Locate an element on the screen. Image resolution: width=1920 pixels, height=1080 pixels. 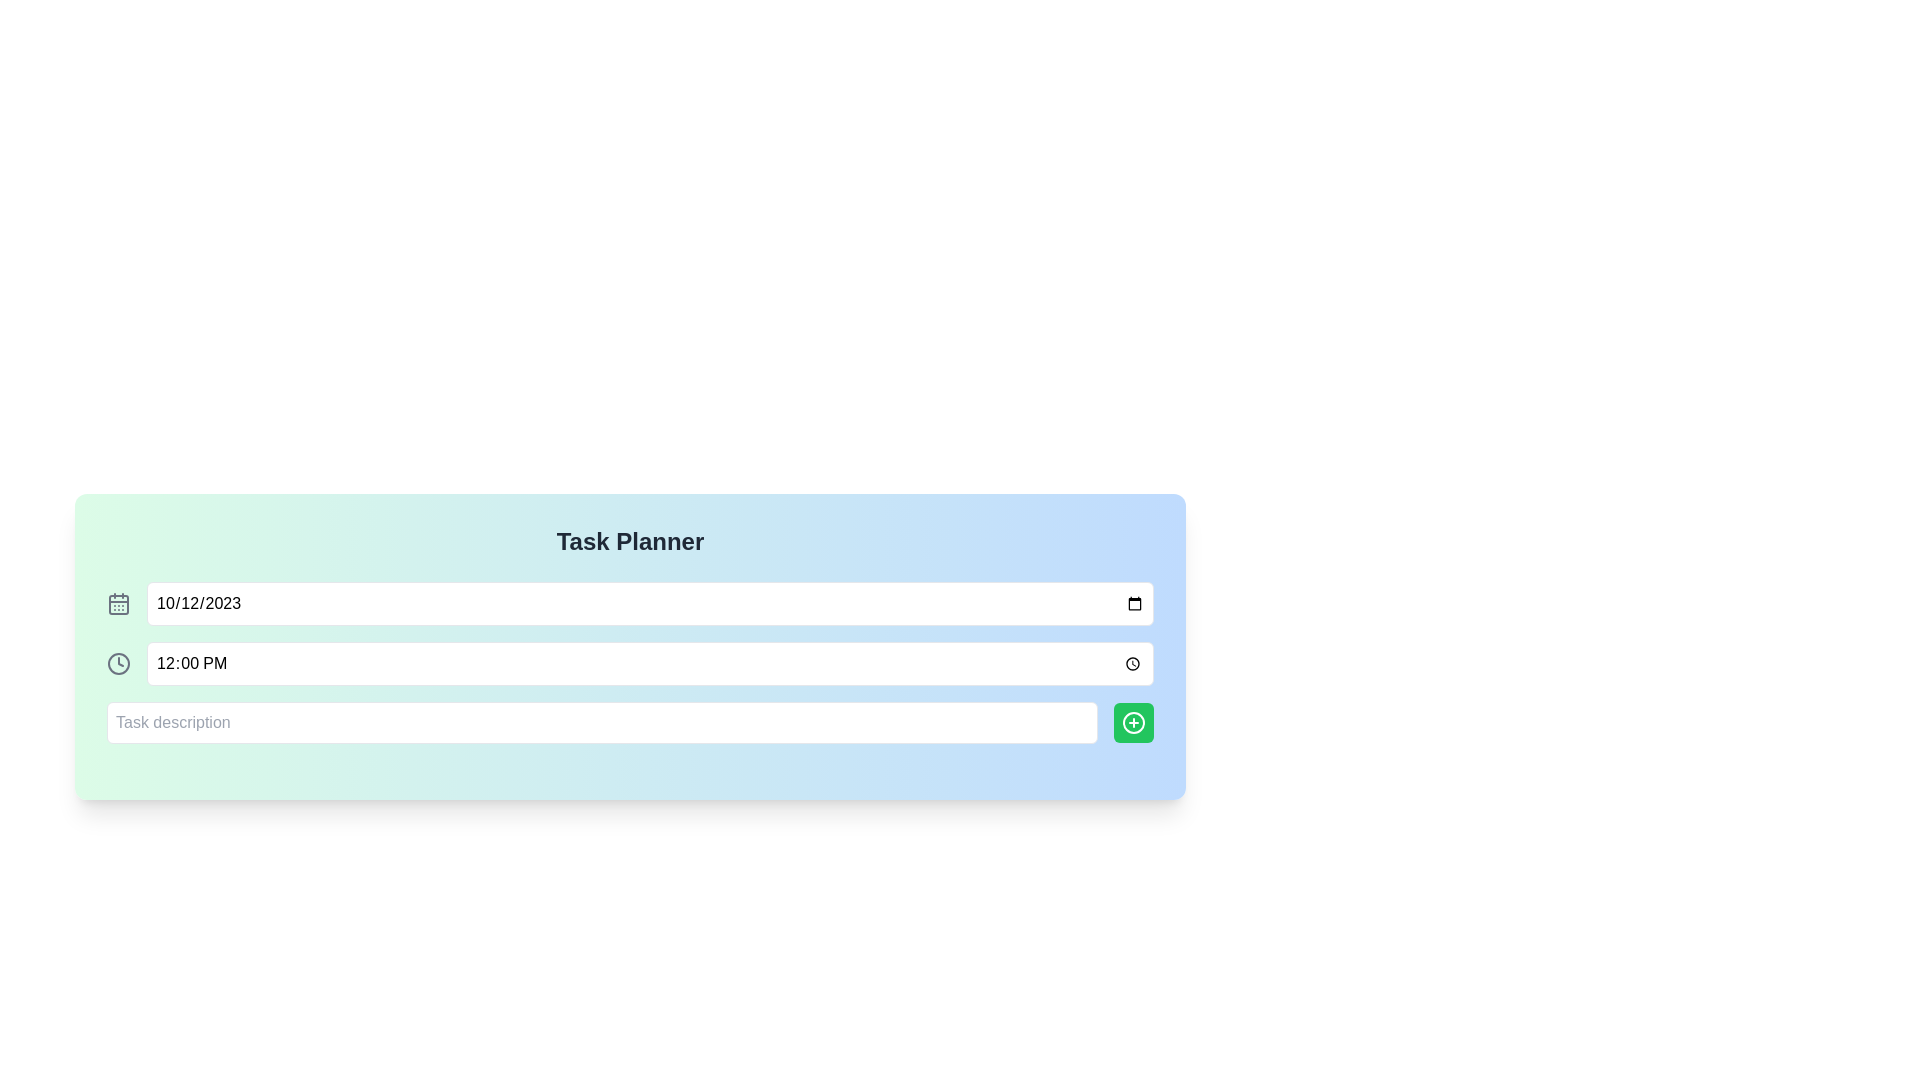
the SVG circle representing the outer circular edge of the clock icon located to the left of the time input field in the task planner interface is located at coordinates (118, 663).